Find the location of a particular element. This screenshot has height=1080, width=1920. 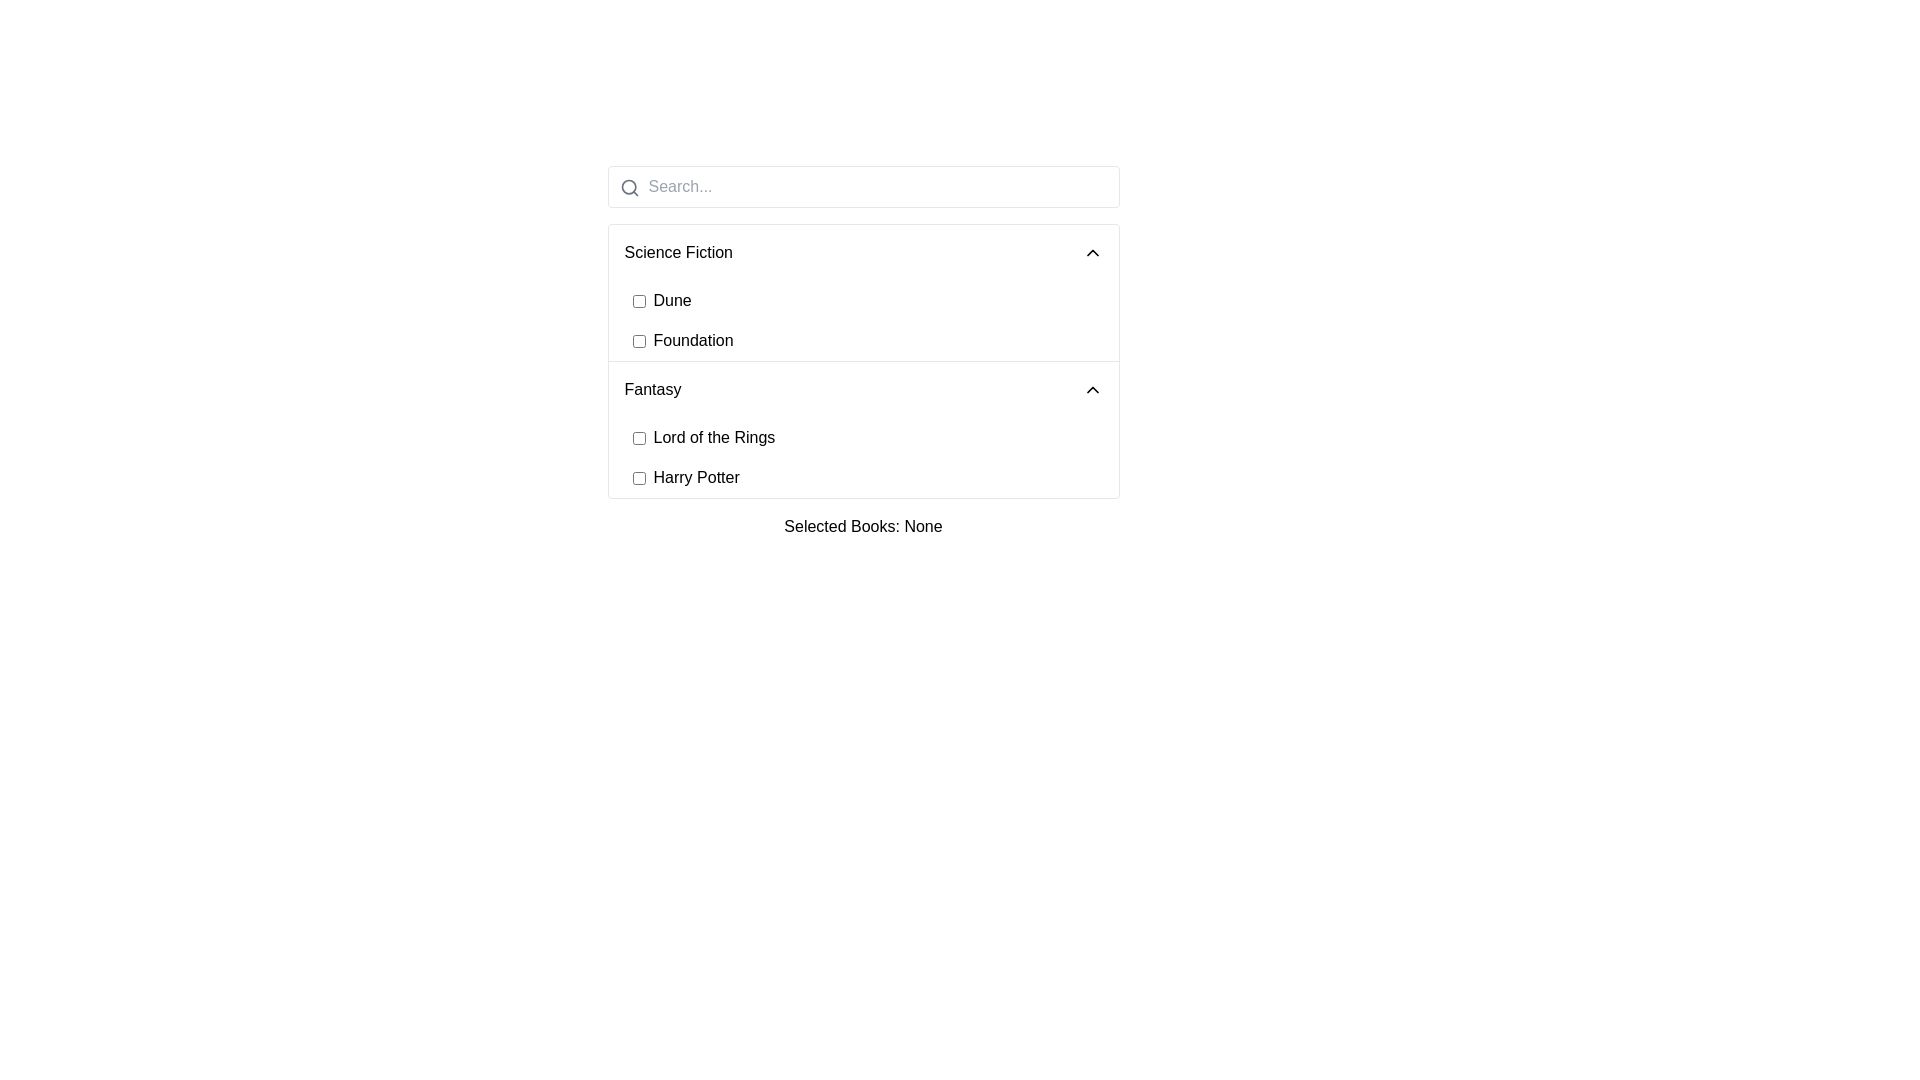

the standard checkbox input for the 'Dune' selection in the 'Science Fiction' category is located at coordinates (637, 300).